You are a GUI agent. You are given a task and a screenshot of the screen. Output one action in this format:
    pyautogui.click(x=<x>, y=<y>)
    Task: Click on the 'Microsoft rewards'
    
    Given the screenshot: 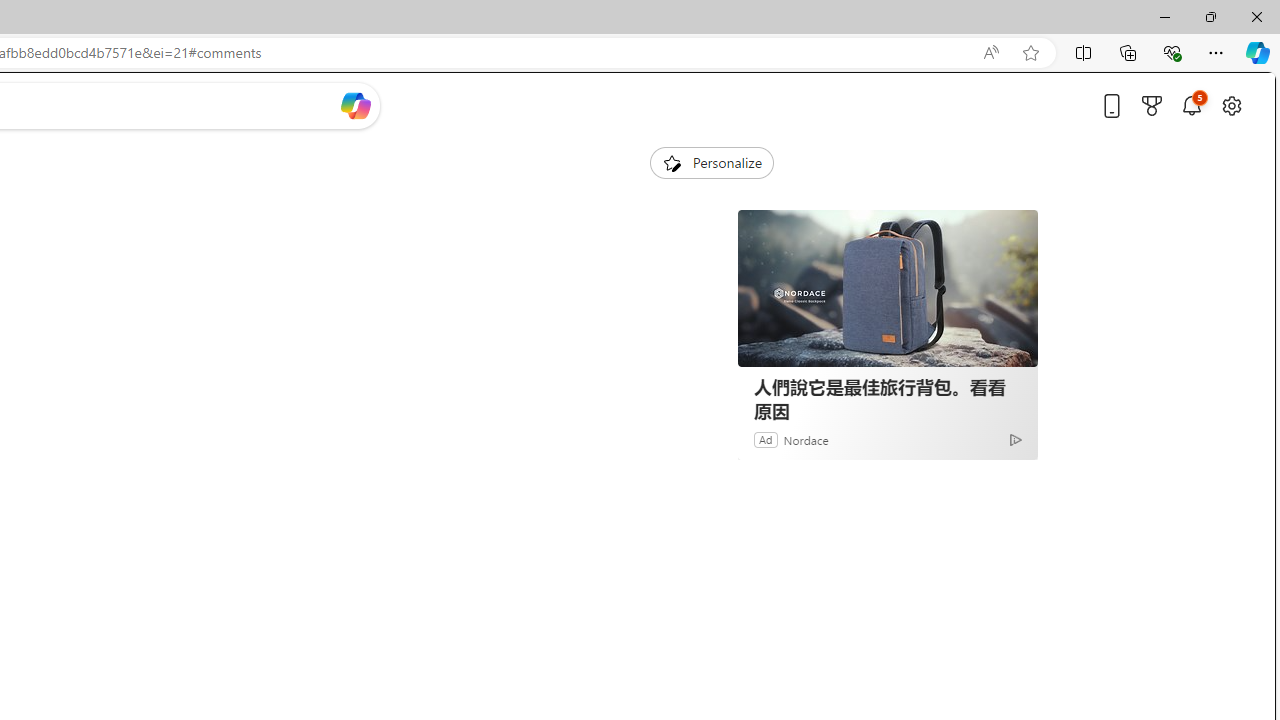 What is the action you would take?
    pyautogui.click(x=1152, y=105)
    